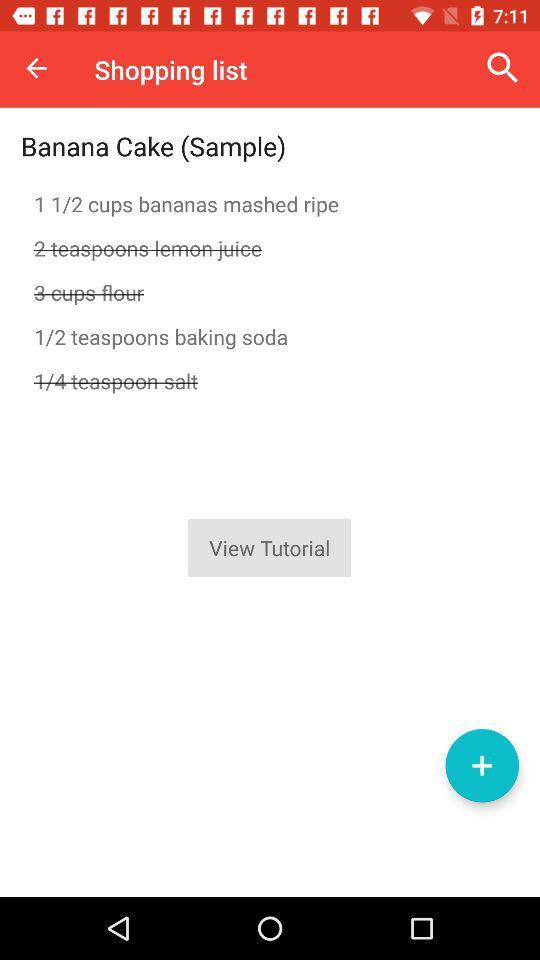  What do you see at coordinates (270, 291) in the screenshot?
I see `icon above the 1 2 teaspoons` at bounding box center [270, 291].